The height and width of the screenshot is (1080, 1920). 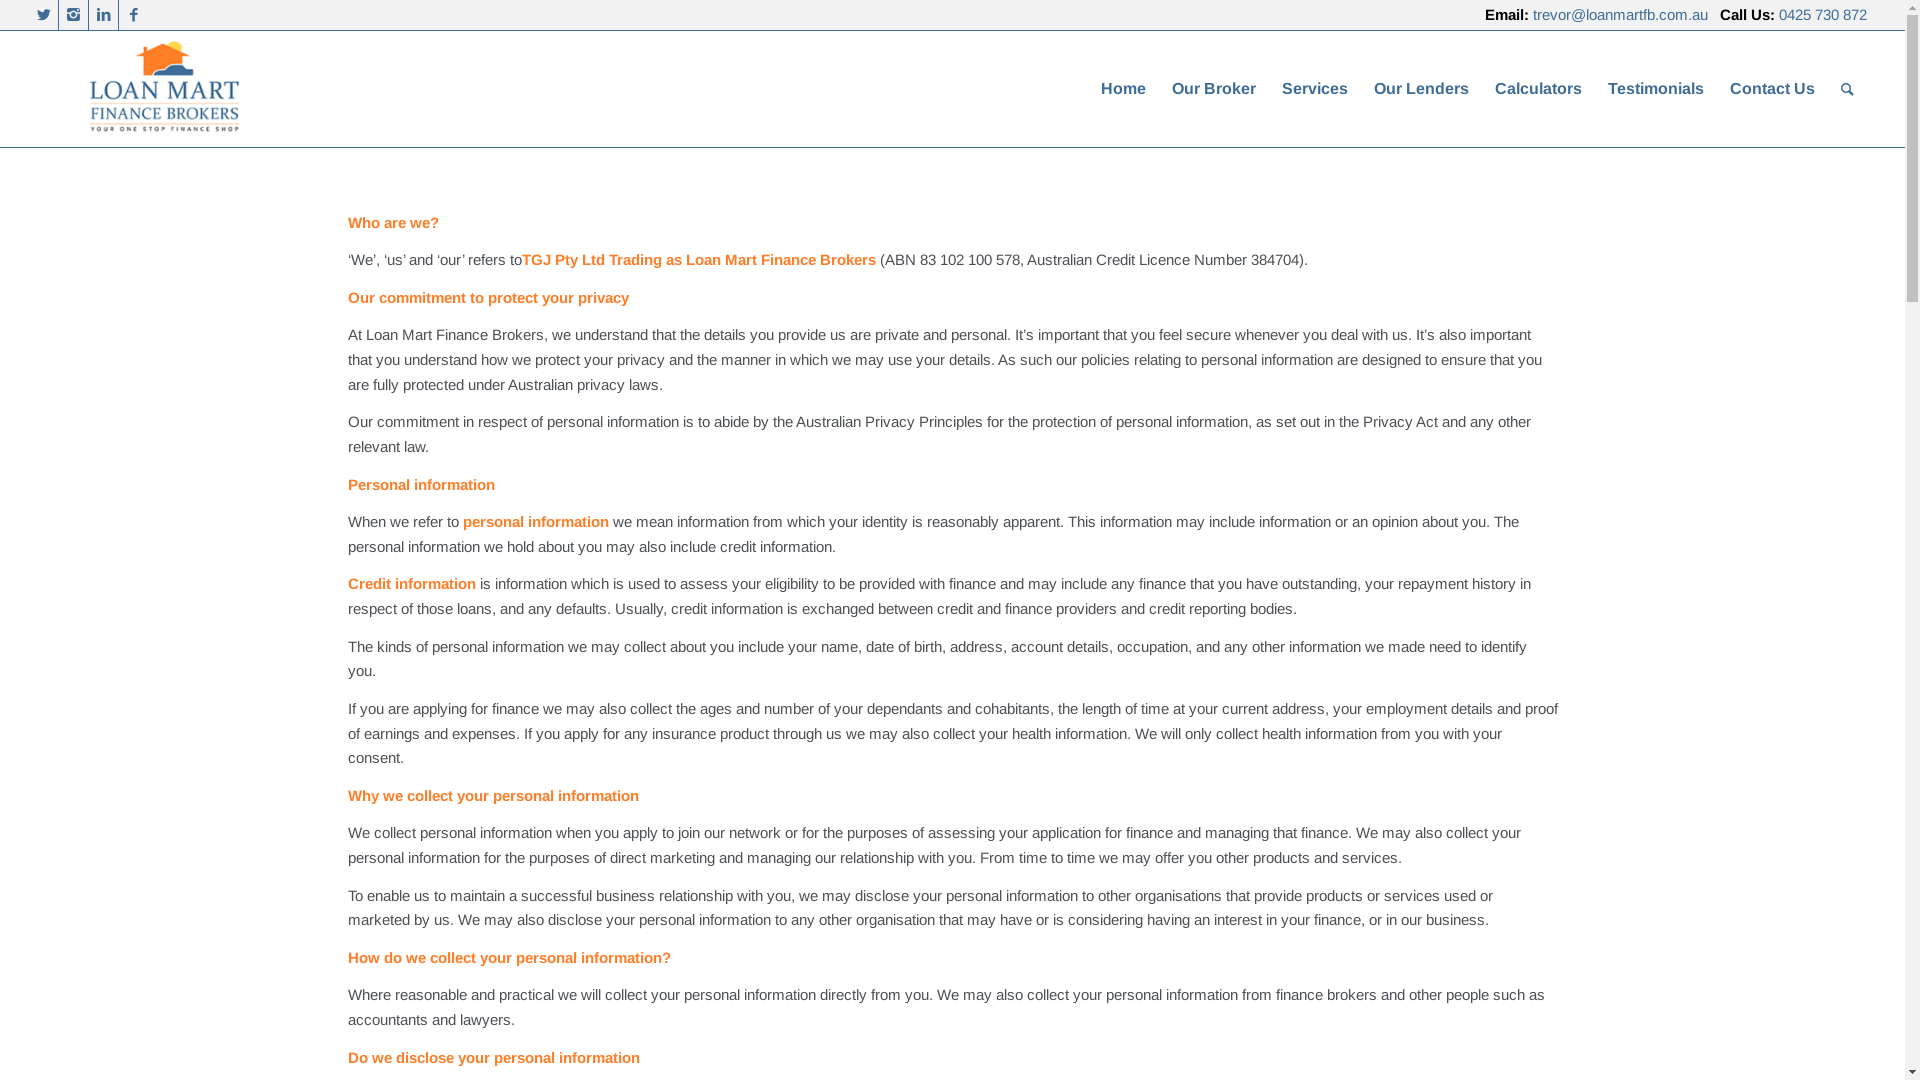 What do you see at coordinates (1213, 87) in the screenshot?
I see `'Our Broker'` at bounding box center [1213, 87].